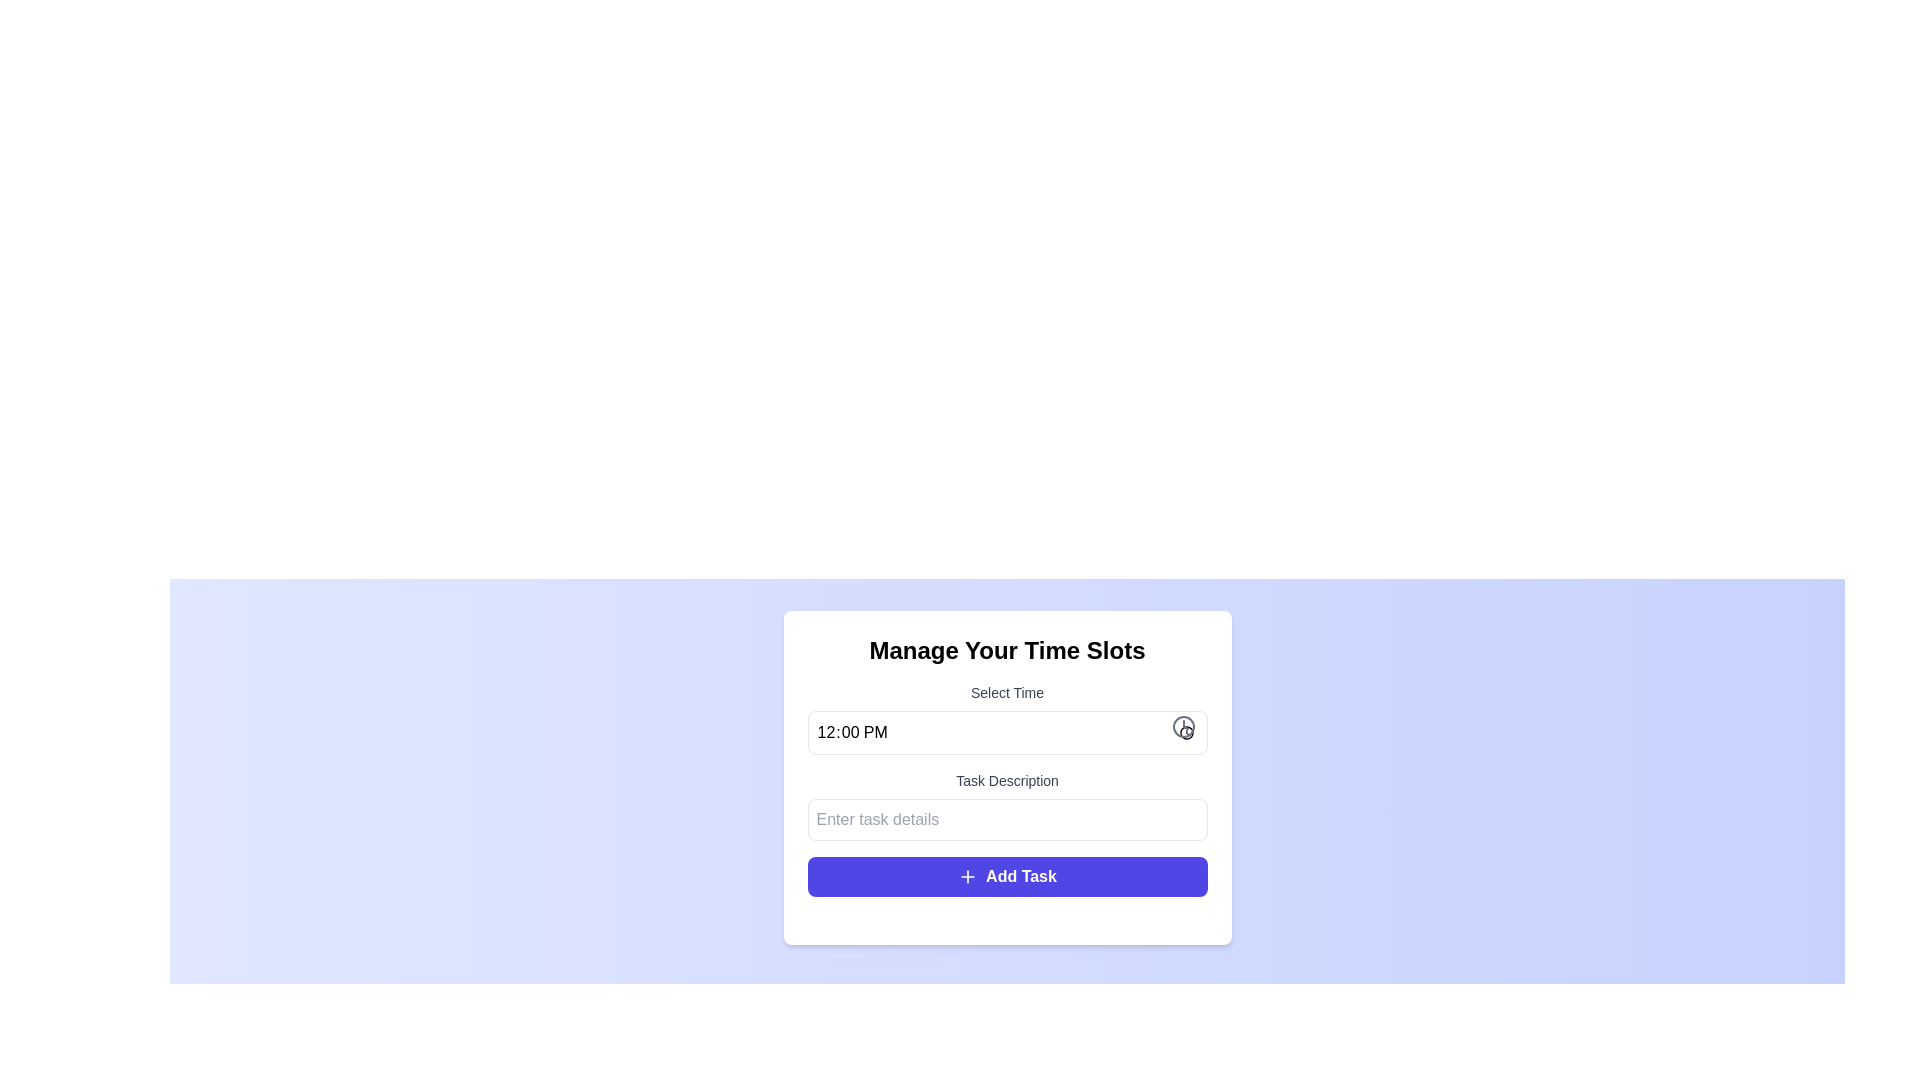 The height and width of the screenshot is (1080, 1920). I want to click on the Text Heading element, which serves as the title for the card and is positioned at the top, centered above 'Select Time' and 'Task Description', so click(1007, 651).